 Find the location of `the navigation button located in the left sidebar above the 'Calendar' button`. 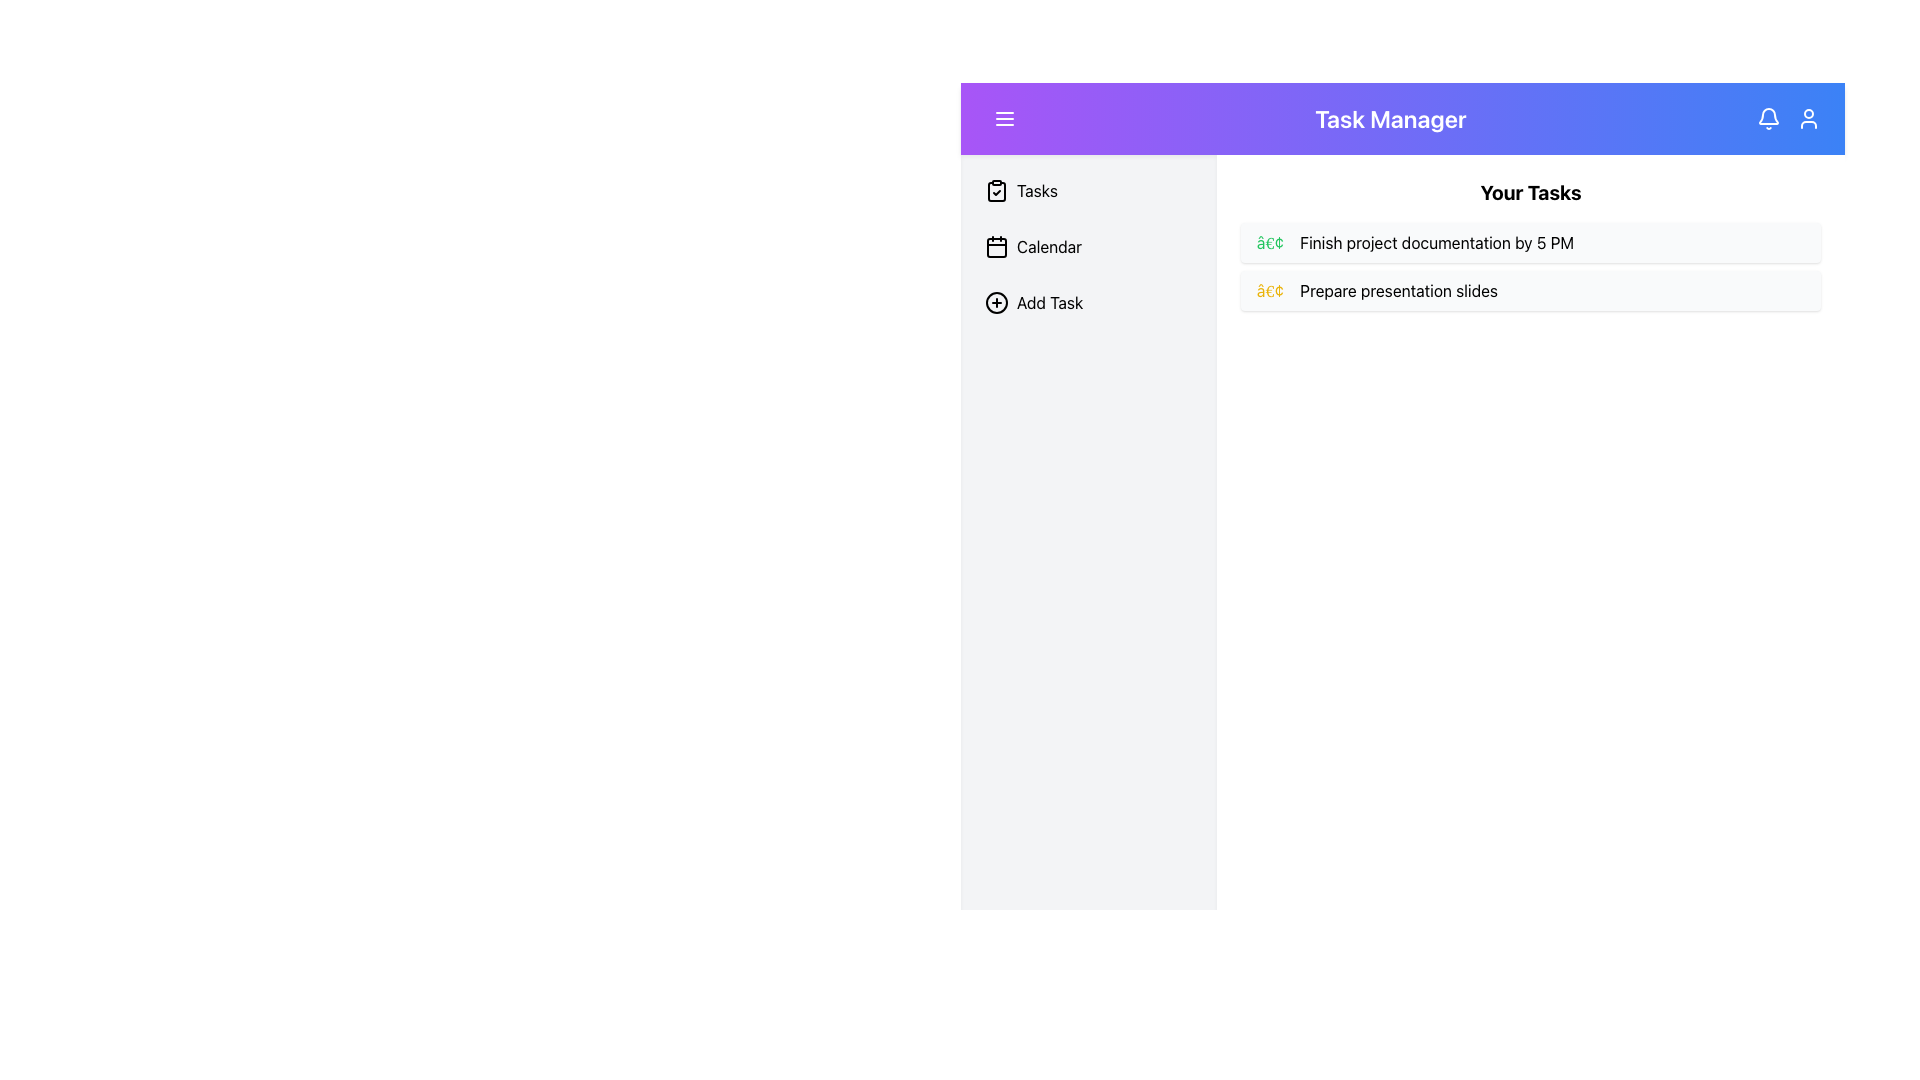

the navigation button located in the left sidebar above the 'Calendar' button is located at coordinates (1021, 191).